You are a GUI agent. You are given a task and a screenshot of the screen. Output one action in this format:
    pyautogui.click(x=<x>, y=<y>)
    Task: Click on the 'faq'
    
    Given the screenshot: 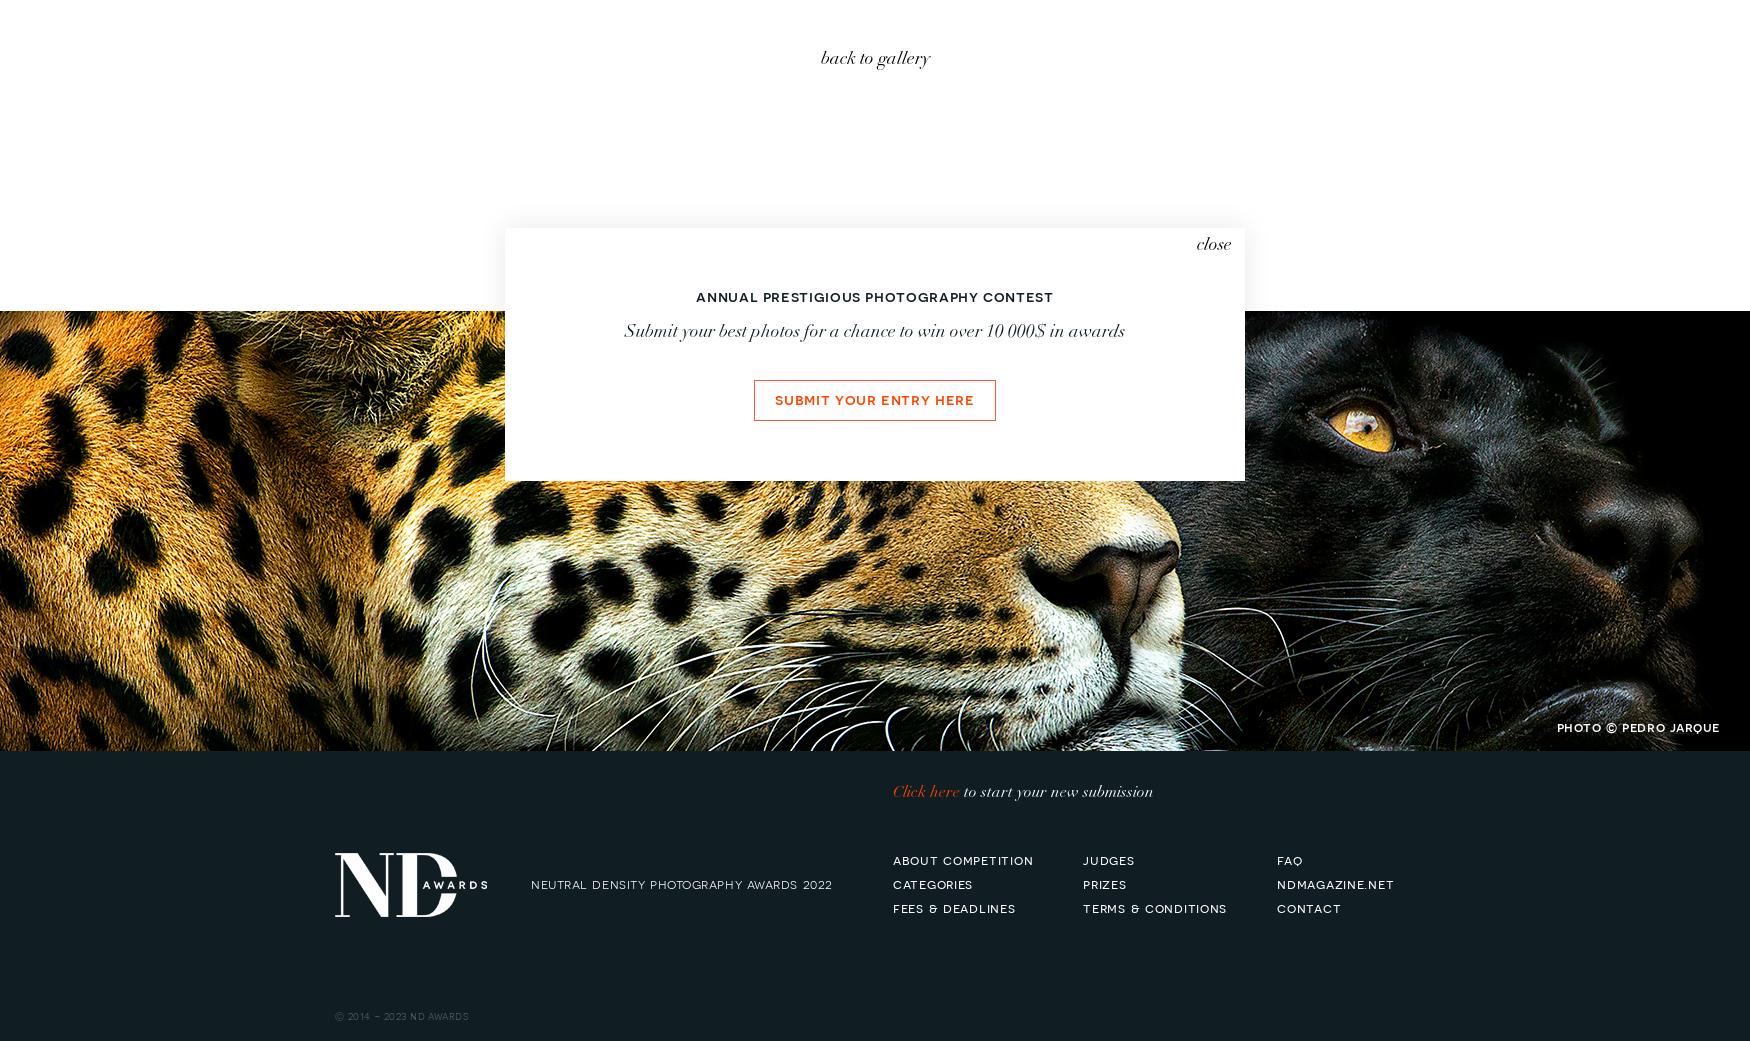 What is the action you would take?
    pyautogui.click(x=1288, y=858)
    